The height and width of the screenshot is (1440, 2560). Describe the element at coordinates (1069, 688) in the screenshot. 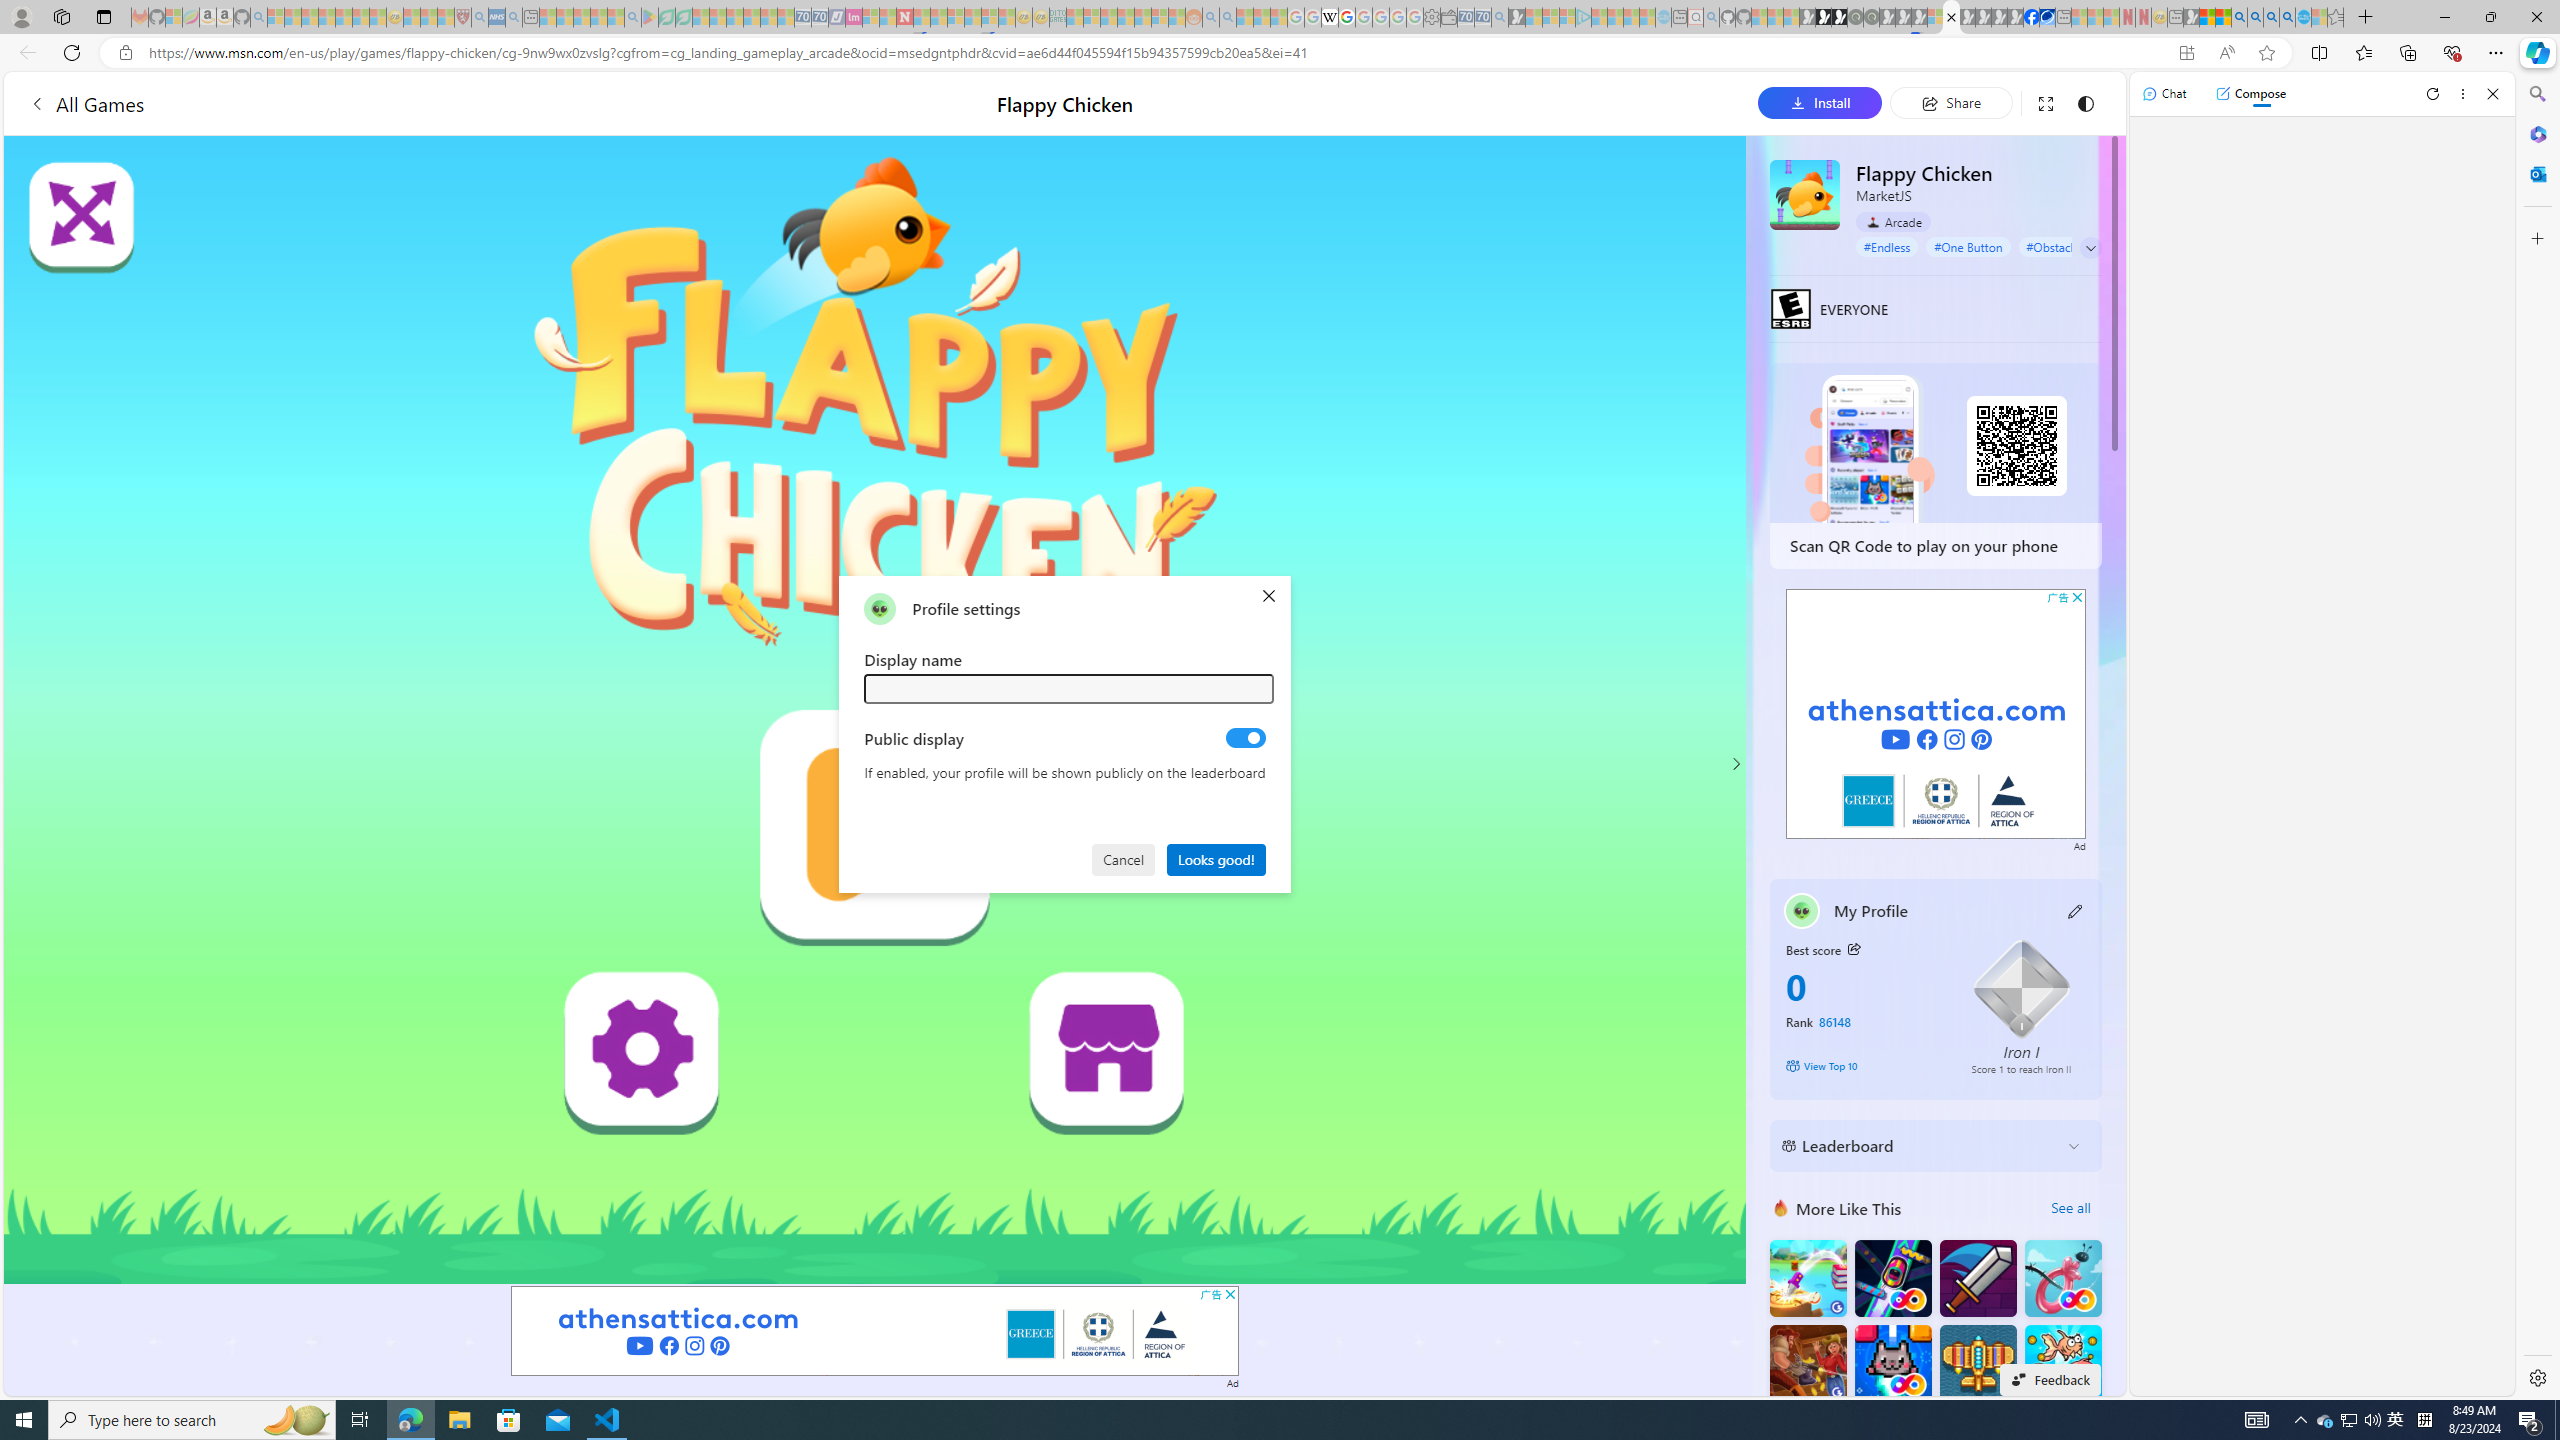

I see `'Class: text-input'` at that location.